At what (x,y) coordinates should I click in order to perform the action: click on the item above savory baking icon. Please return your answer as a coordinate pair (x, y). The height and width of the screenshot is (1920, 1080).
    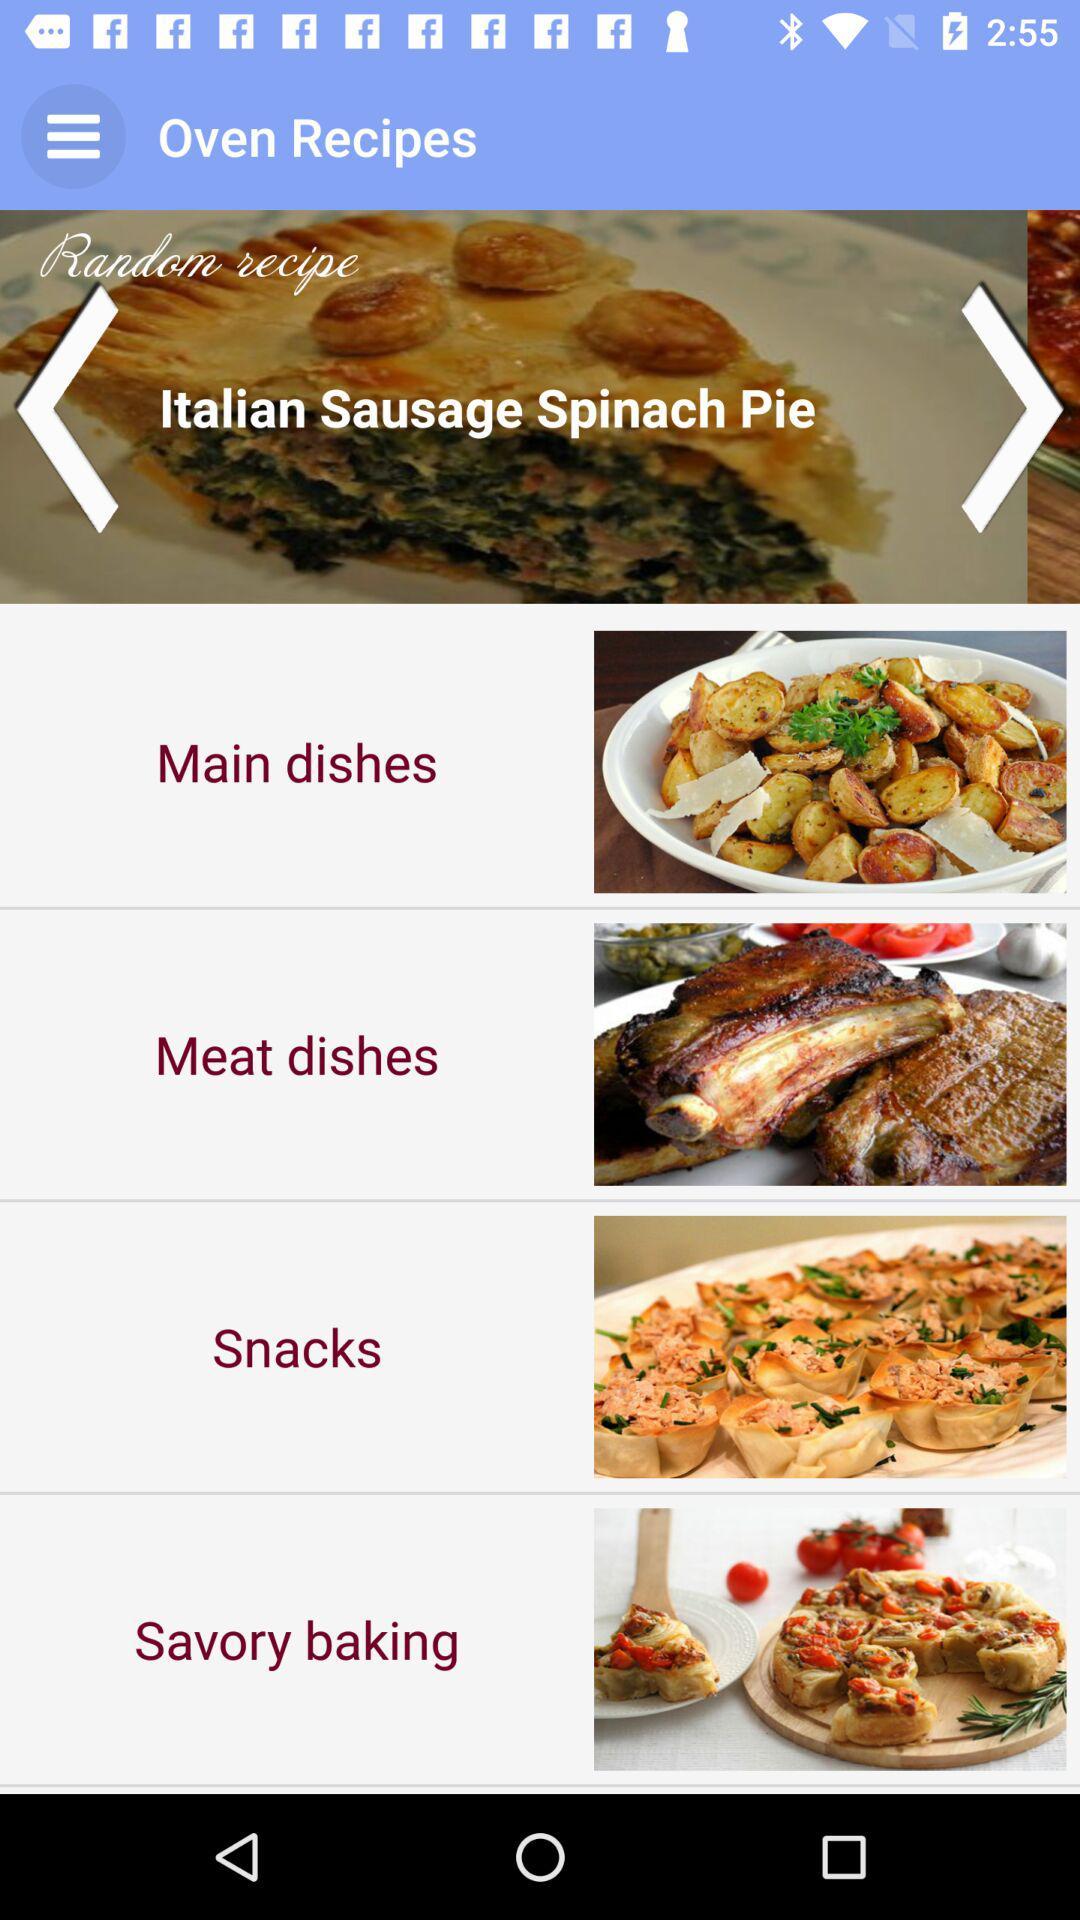
    Looking at the image, I should click on (297, 1346).